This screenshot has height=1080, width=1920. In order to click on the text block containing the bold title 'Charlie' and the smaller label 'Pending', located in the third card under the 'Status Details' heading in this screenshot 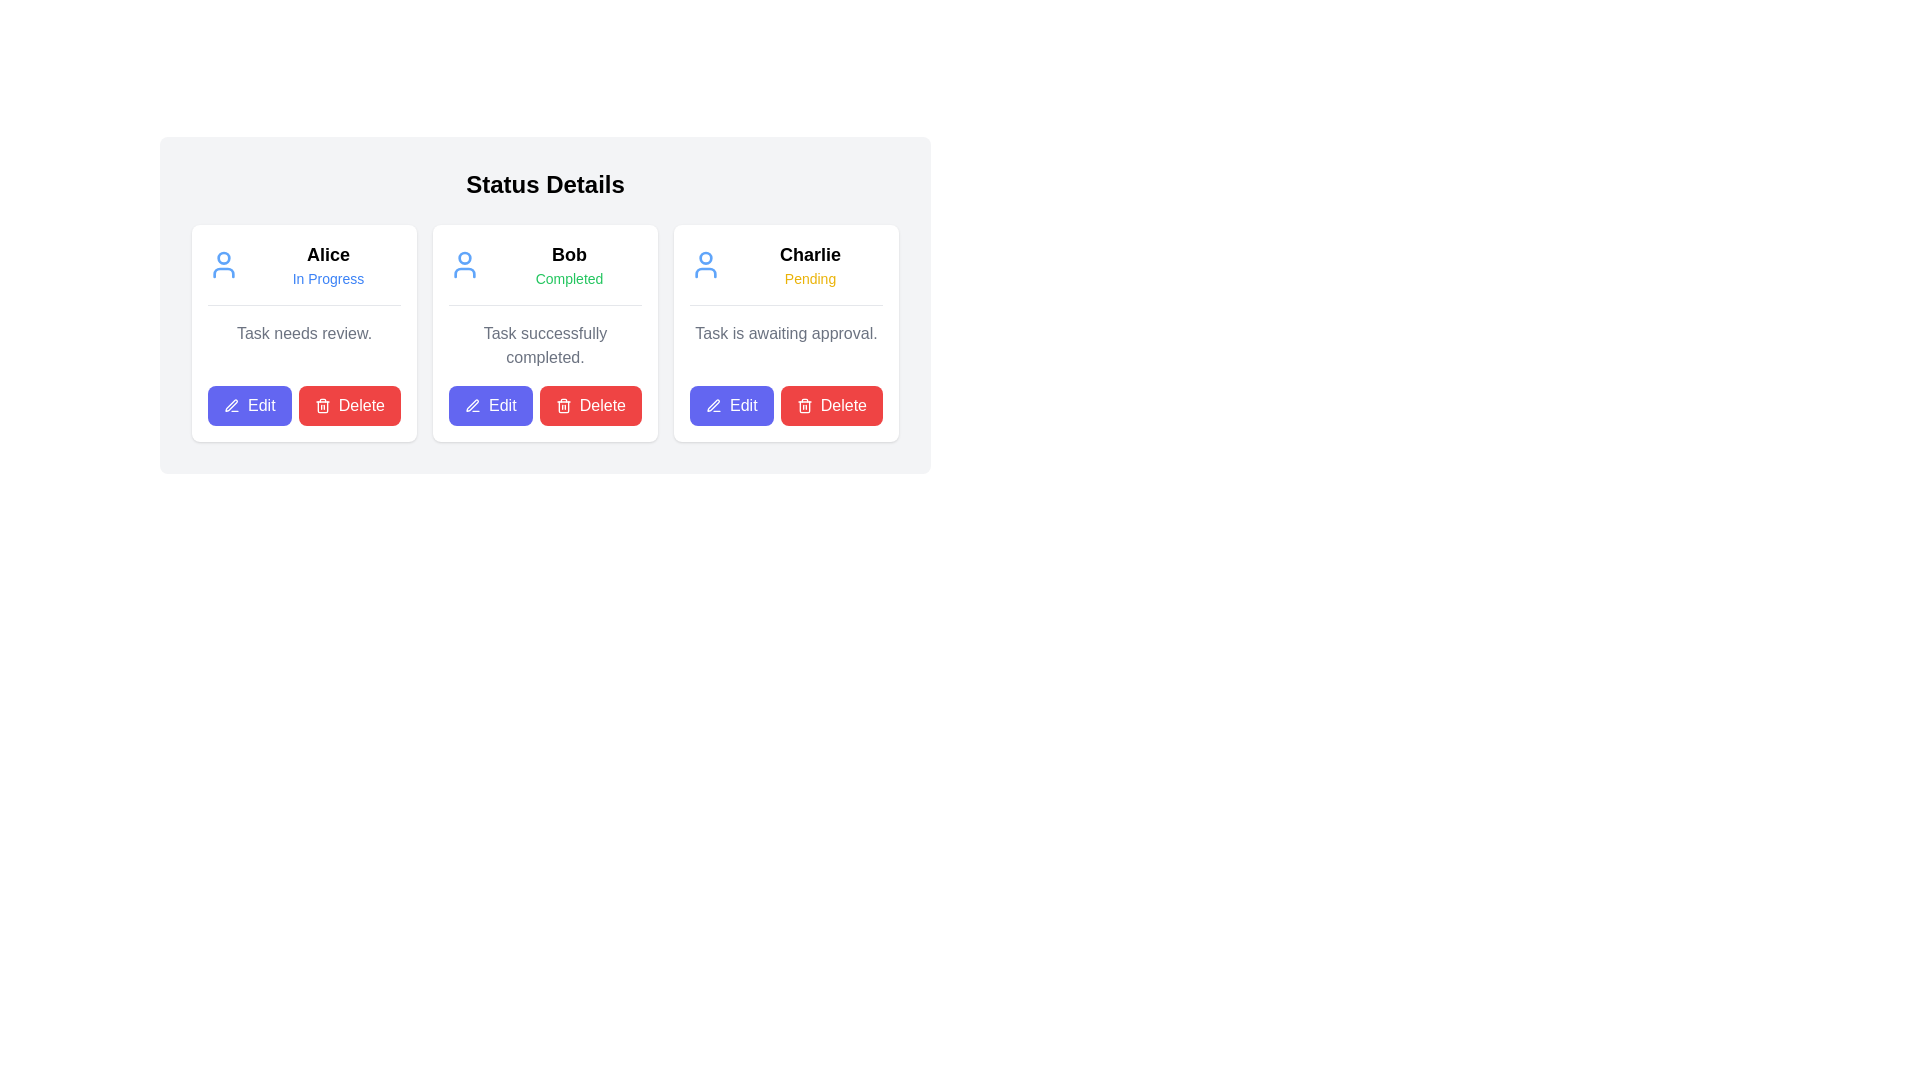, I will do `click(810, 264)`.